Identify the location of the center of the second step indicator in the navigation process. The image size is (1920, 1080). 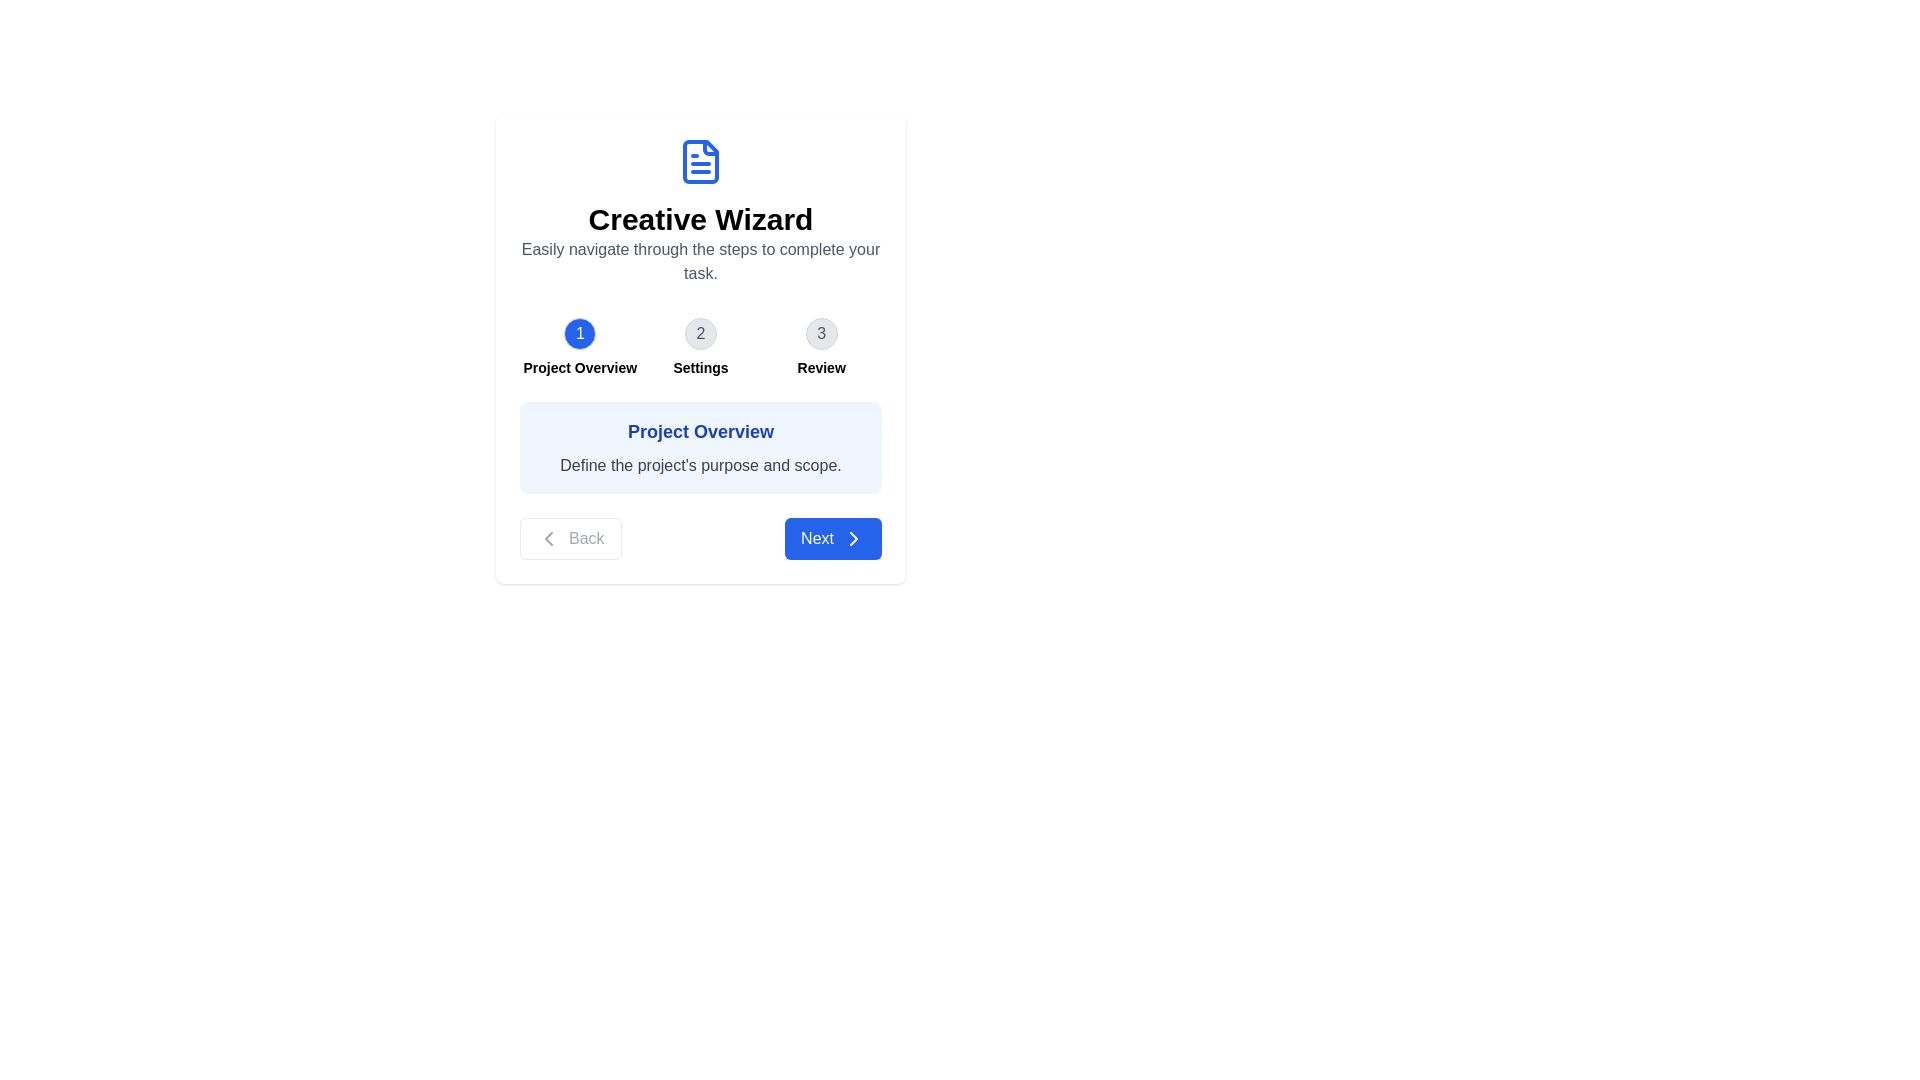
(700, 346).